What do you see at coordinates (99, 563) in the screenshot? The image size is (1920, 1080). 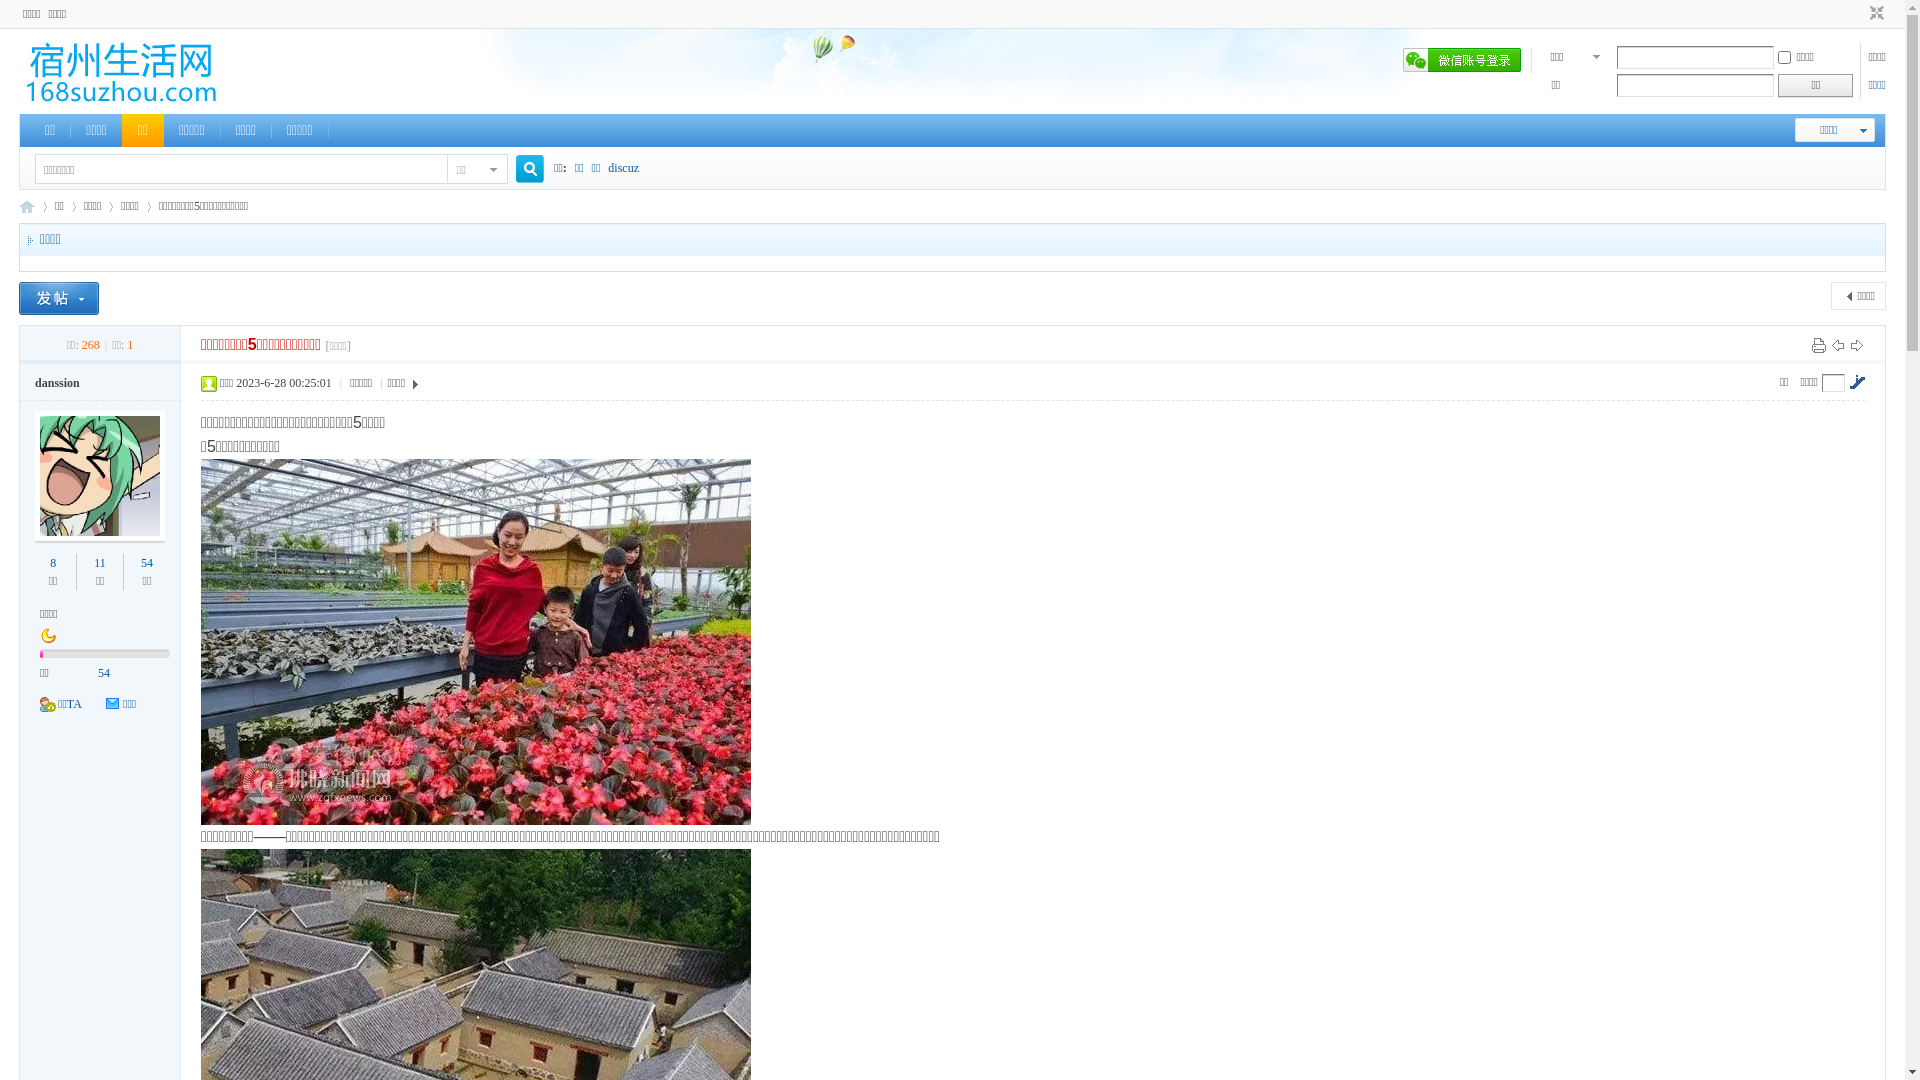 I see `'11'` at bounding box center [99, 563].